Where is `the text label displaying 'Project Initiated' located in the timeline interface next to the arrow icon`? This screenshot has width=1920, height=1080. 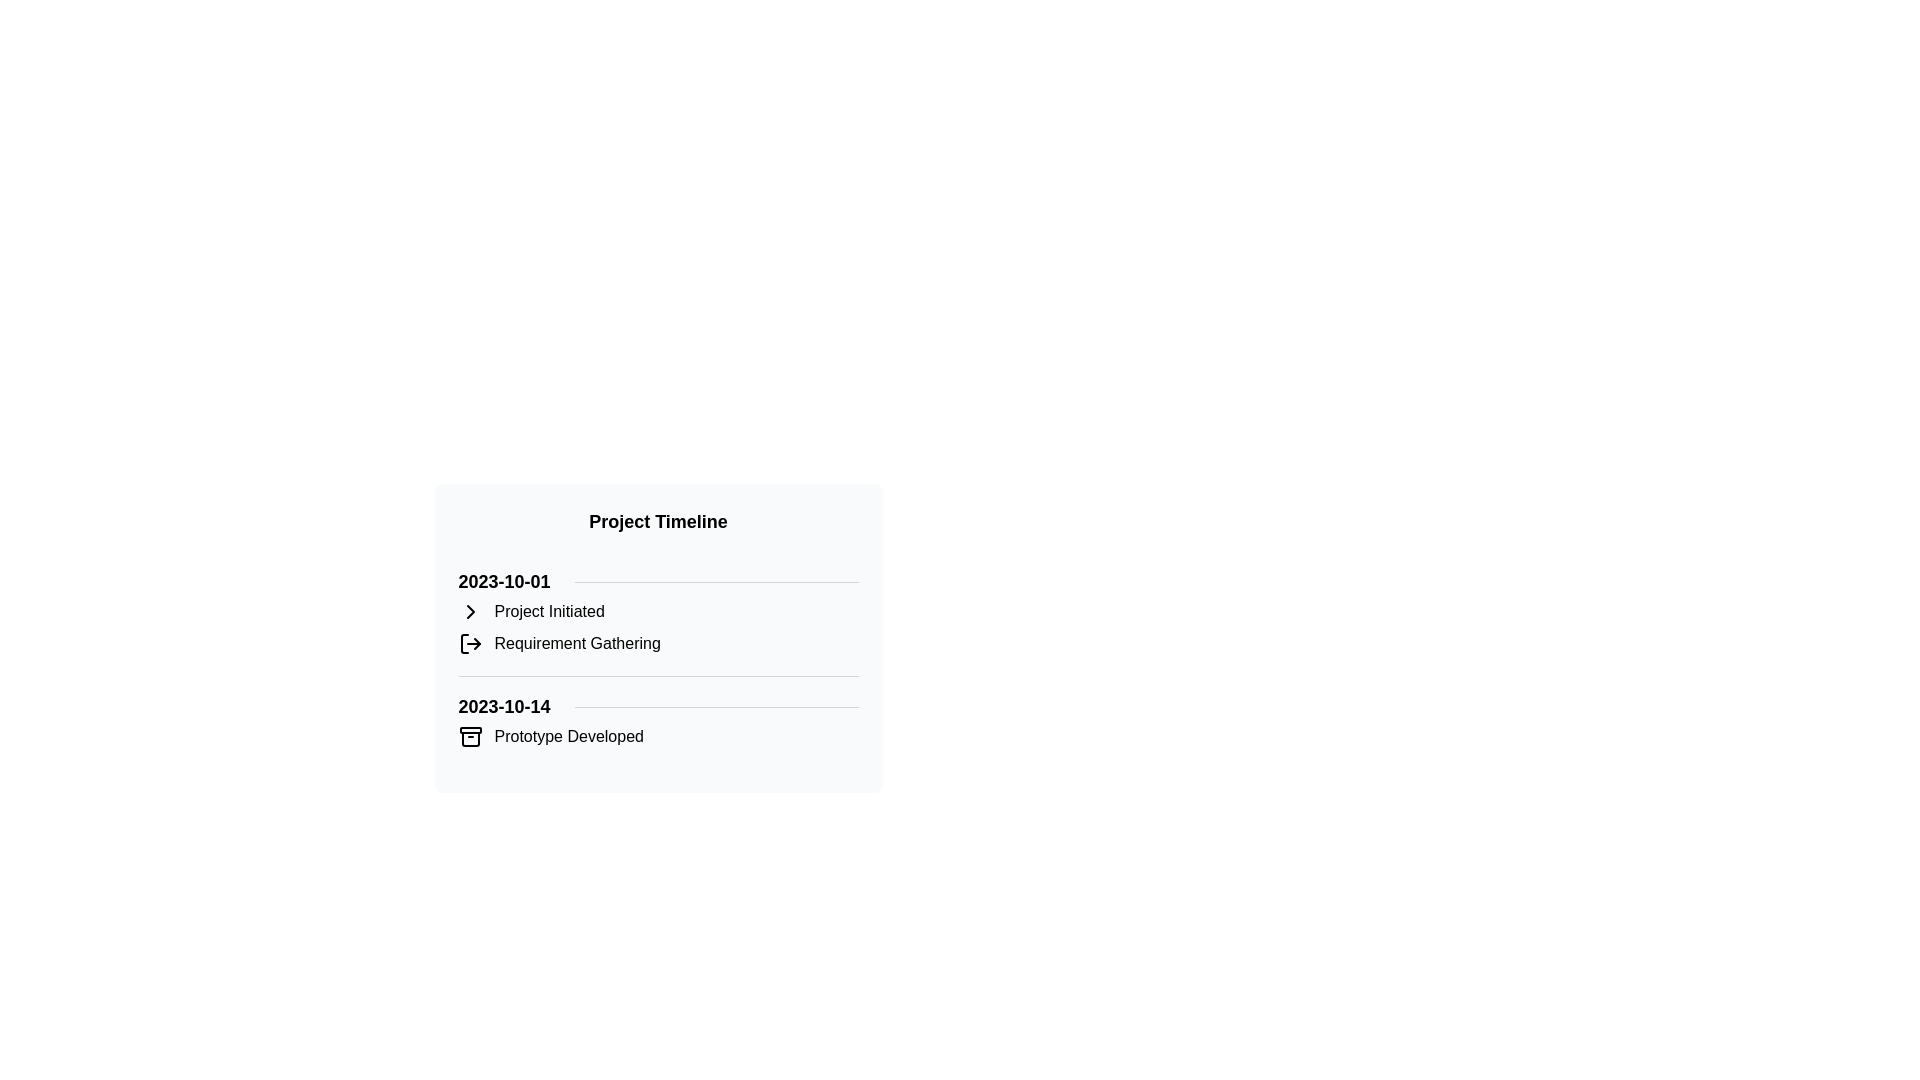 the text label displaying 'Project Initiated' located in the timeline interface next to the arrow icon is located at coordinates (549, 611).